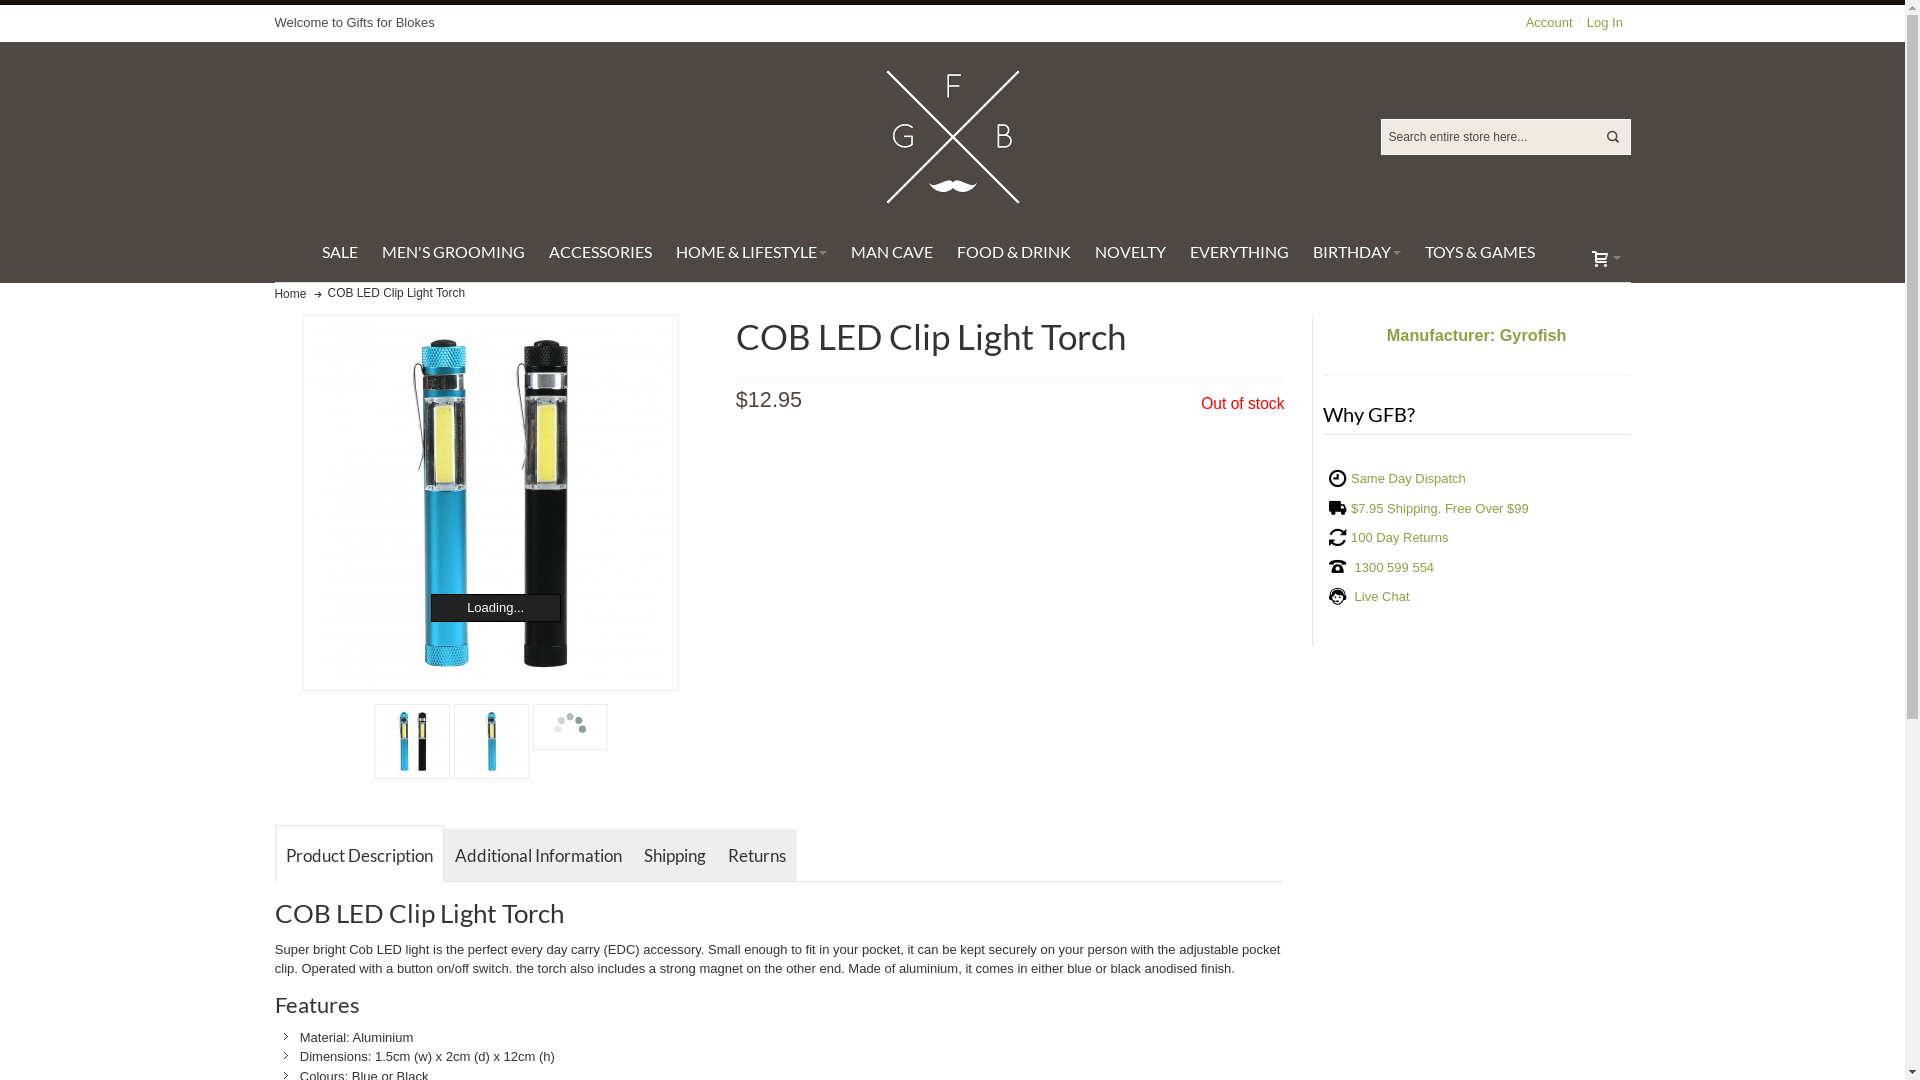  I want to click on 'Gifts for Men', so click(878, 136).